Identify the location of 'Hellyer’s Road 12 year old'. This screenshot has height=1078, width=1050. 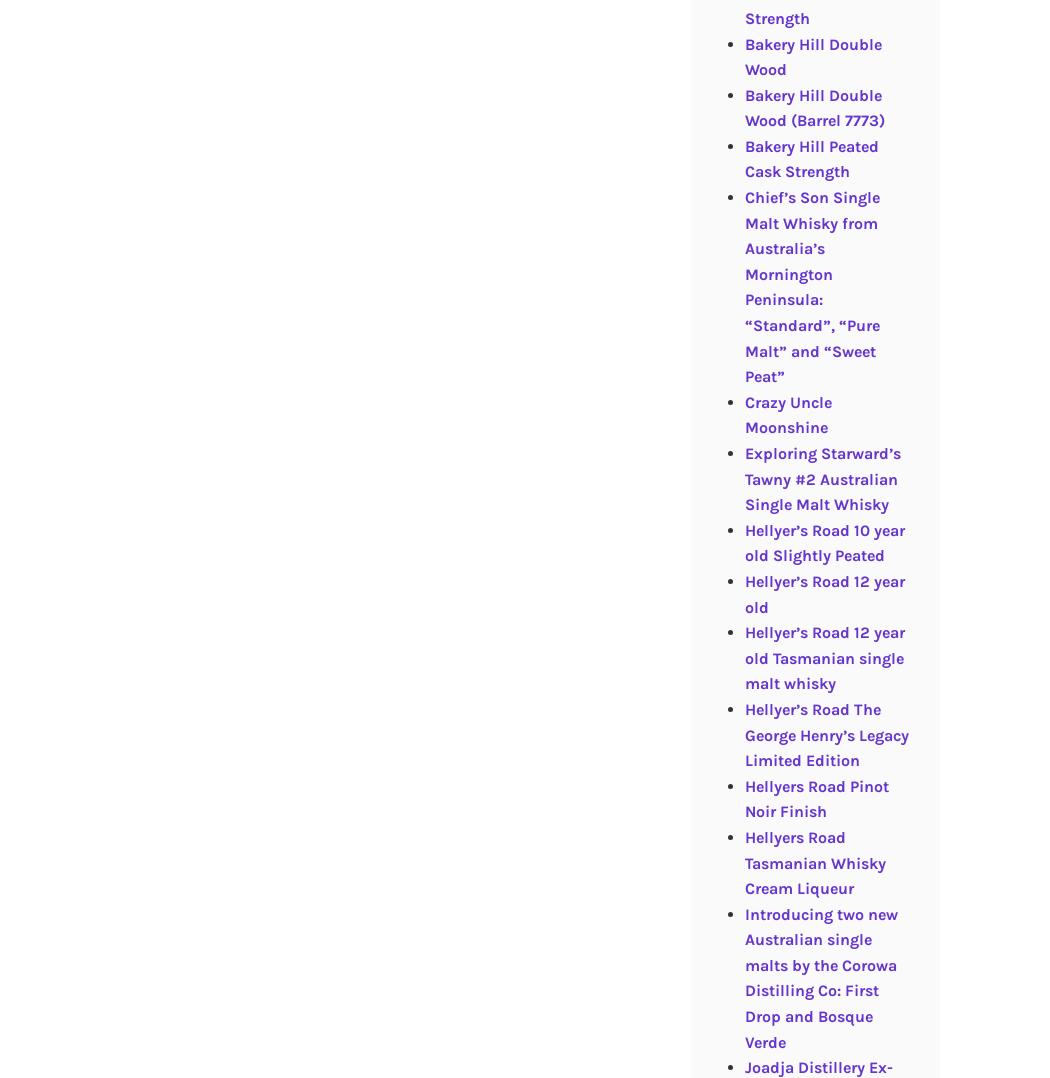
(743, 593).